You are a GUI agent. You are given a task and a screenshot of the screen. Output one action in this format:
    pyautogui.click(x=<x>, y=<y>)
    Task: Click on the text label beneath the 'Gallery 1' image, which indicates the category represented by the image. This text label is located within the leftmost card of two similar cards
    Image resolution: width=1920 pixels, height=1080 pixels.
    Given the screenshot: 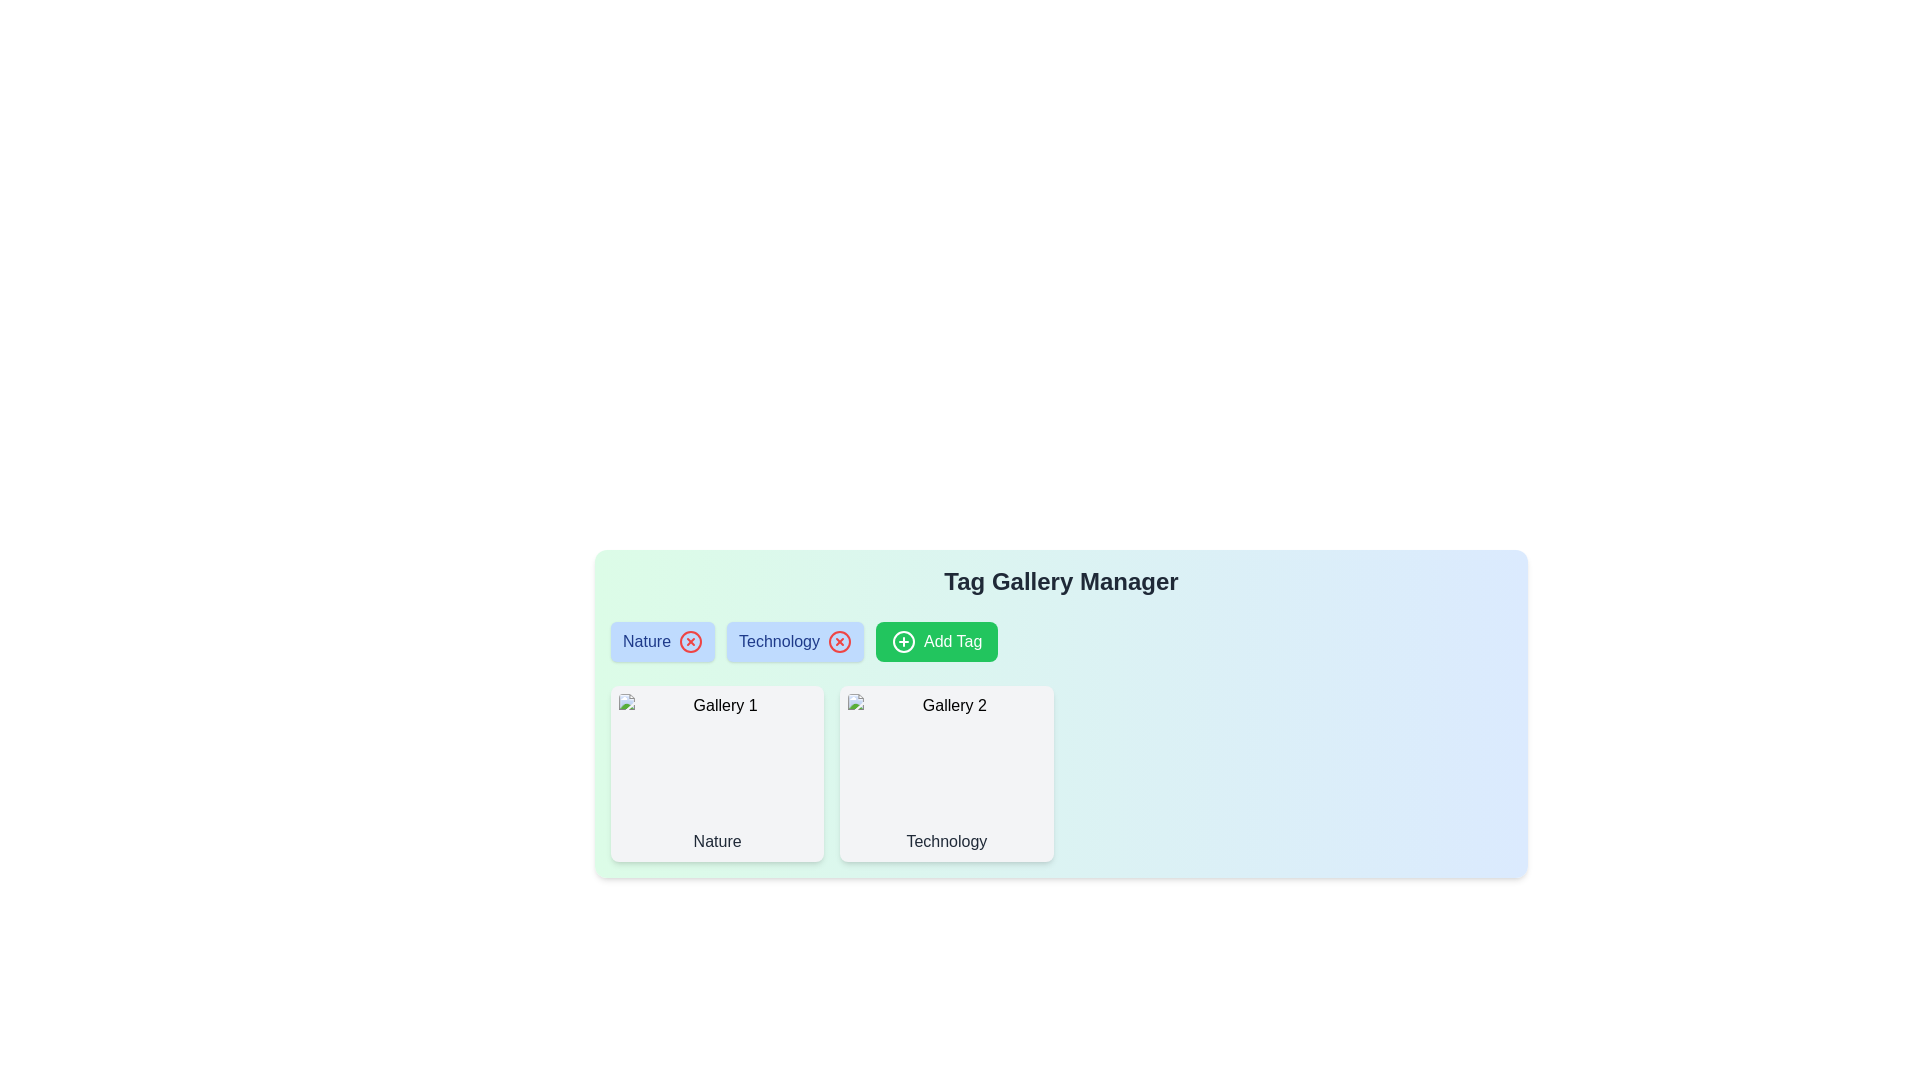 What is the action you would take?
    pyautogui.click(x=717, y=841)
    